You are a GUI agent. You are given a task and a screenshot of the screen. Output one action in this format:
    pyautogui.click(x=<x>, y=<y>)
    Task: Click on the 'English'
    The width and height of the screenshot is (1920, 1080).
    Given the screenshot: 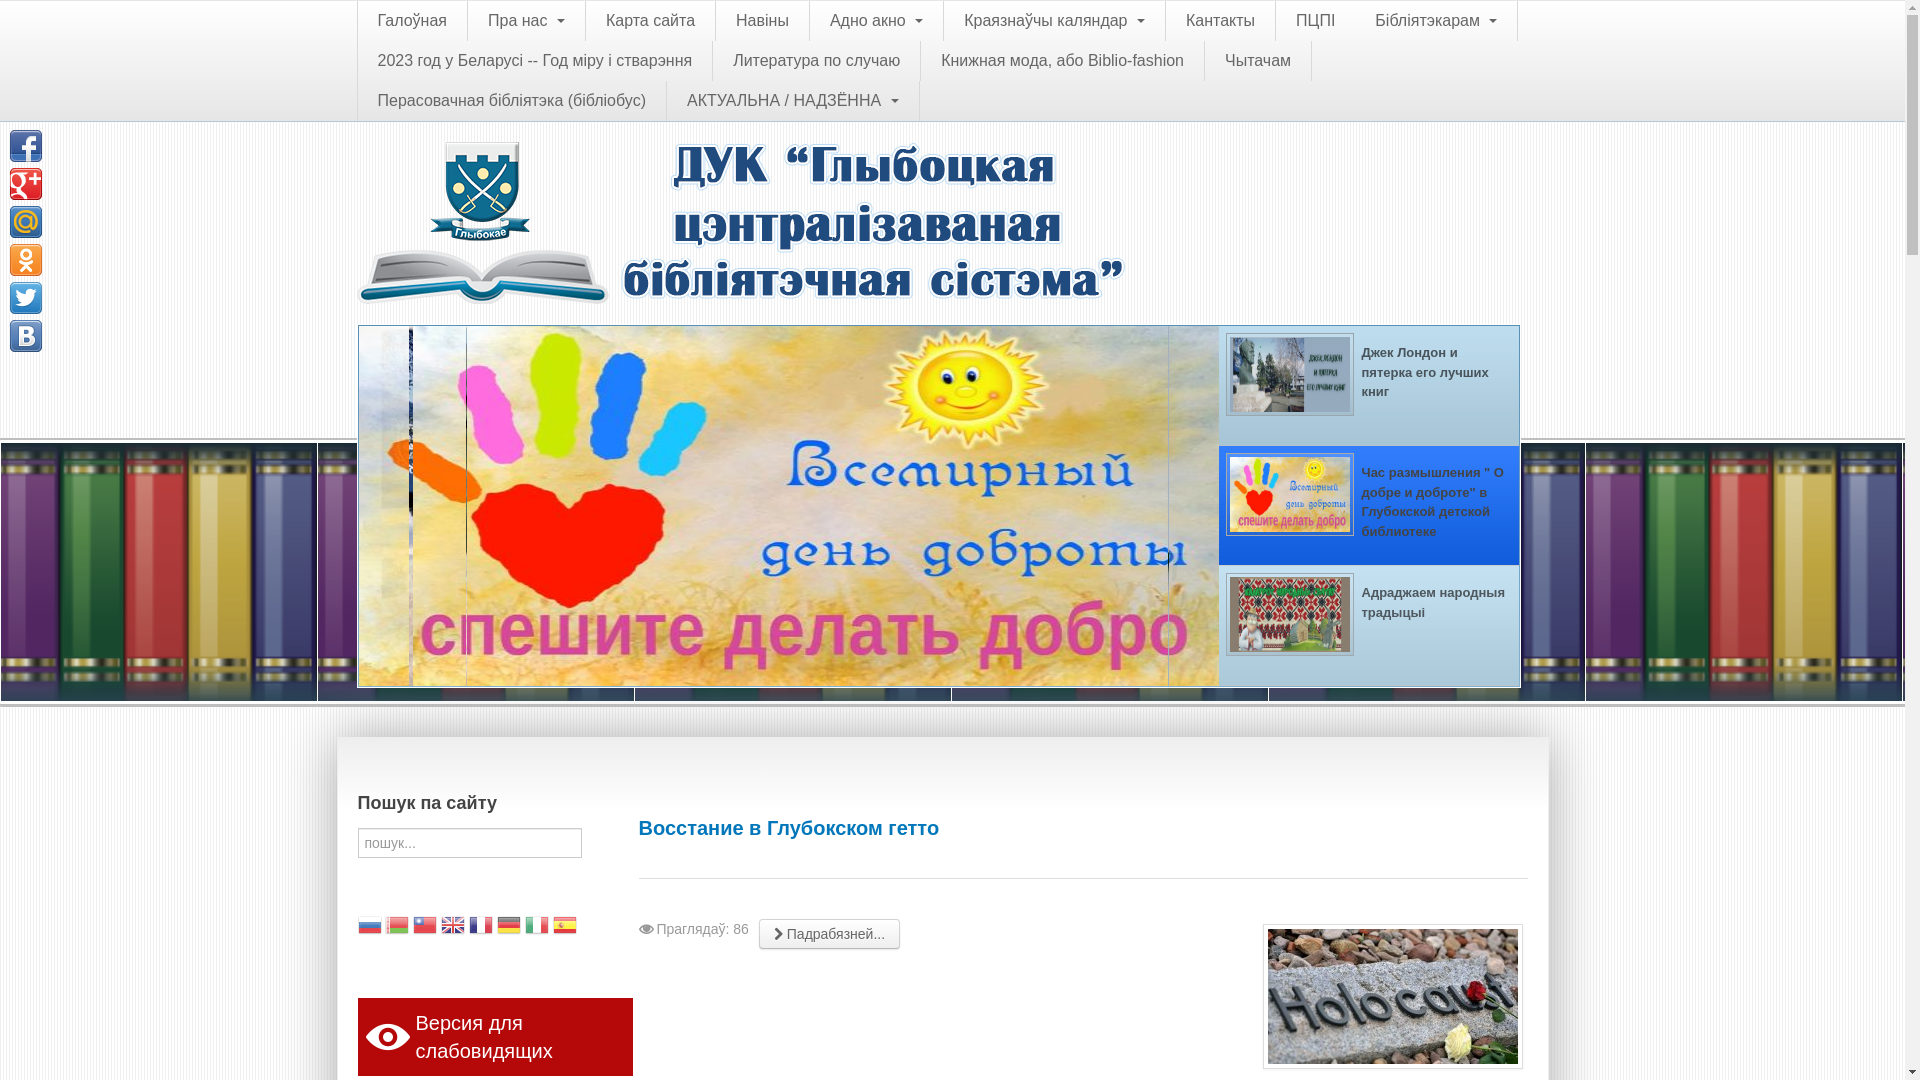 What is the action you would take?
    pyautogui.click(x=451, y=927)
    